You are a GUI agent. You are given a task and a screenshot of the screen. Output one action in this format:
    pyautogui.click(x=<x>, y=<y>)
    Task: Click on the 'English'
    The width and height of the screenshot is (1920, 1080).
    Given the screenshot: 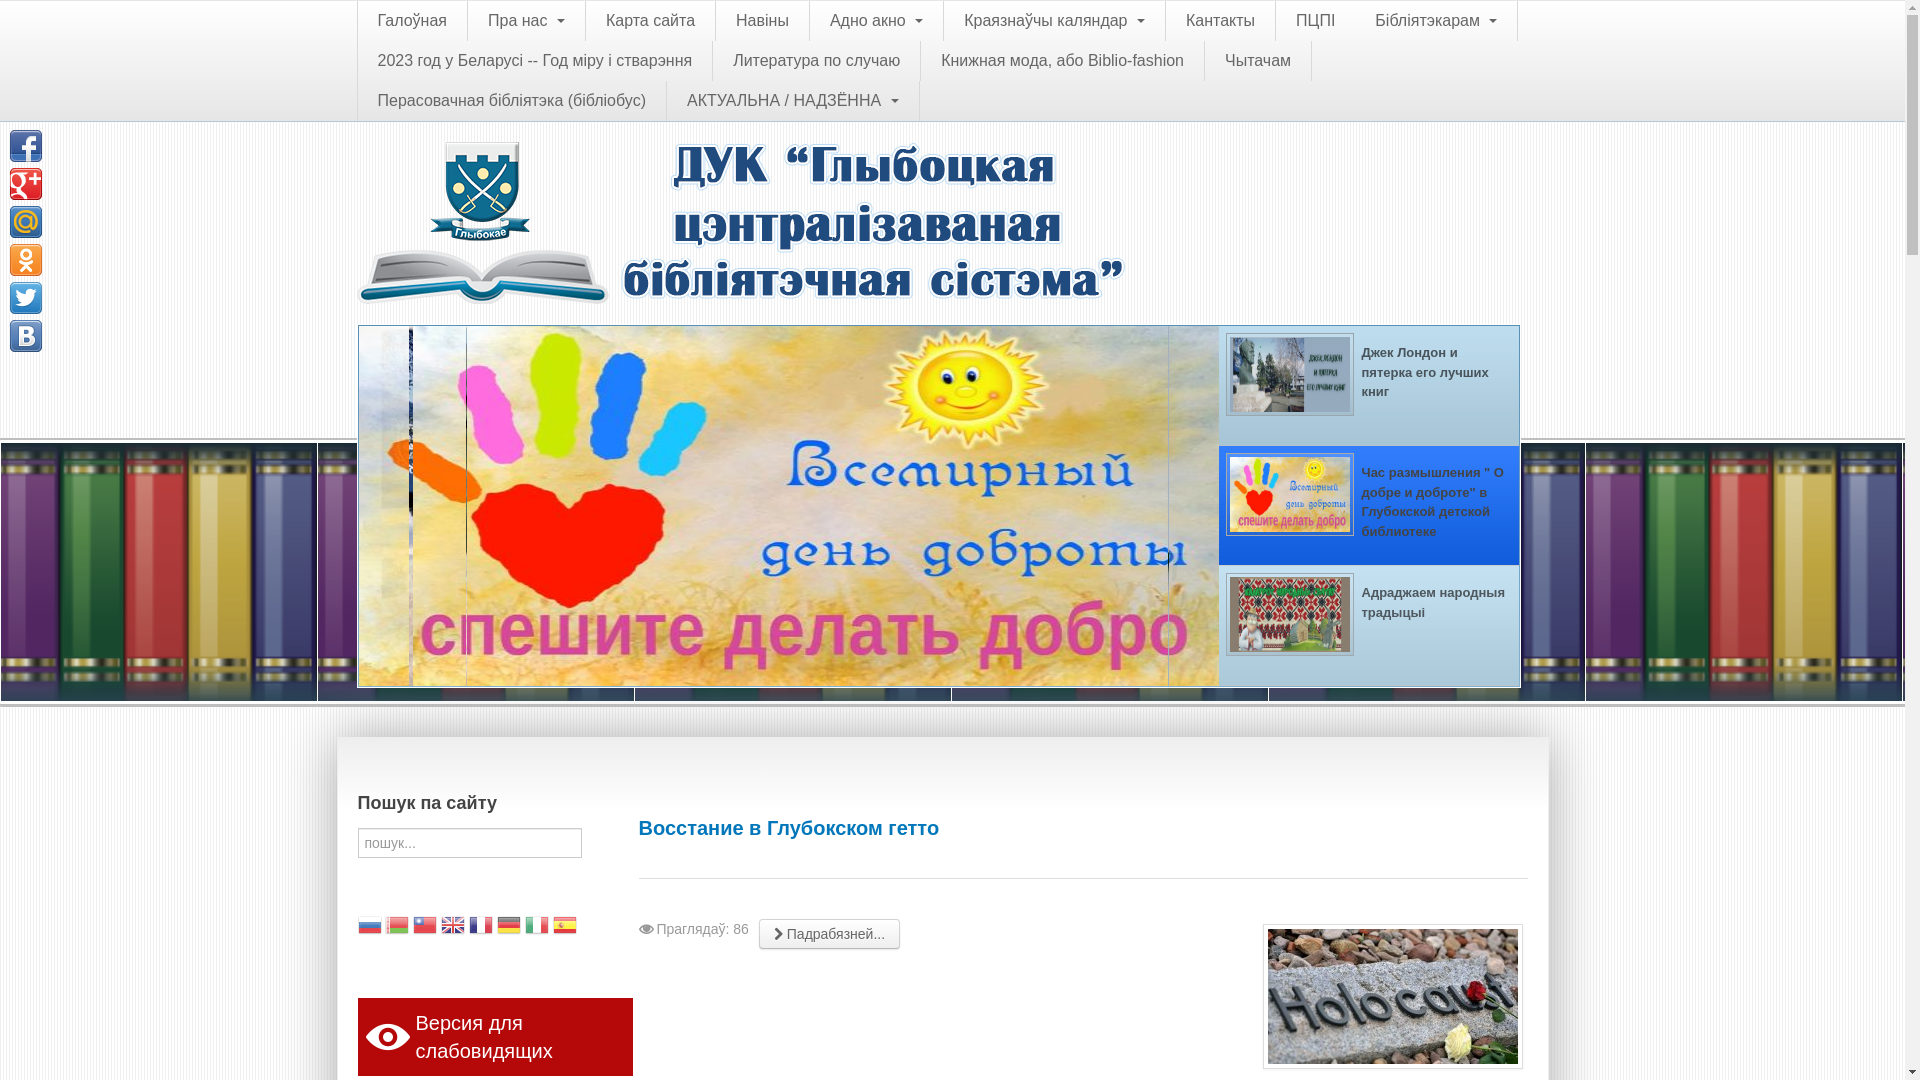 What is the action you would take?
    pyautogui.click(x=451, y=927)
    